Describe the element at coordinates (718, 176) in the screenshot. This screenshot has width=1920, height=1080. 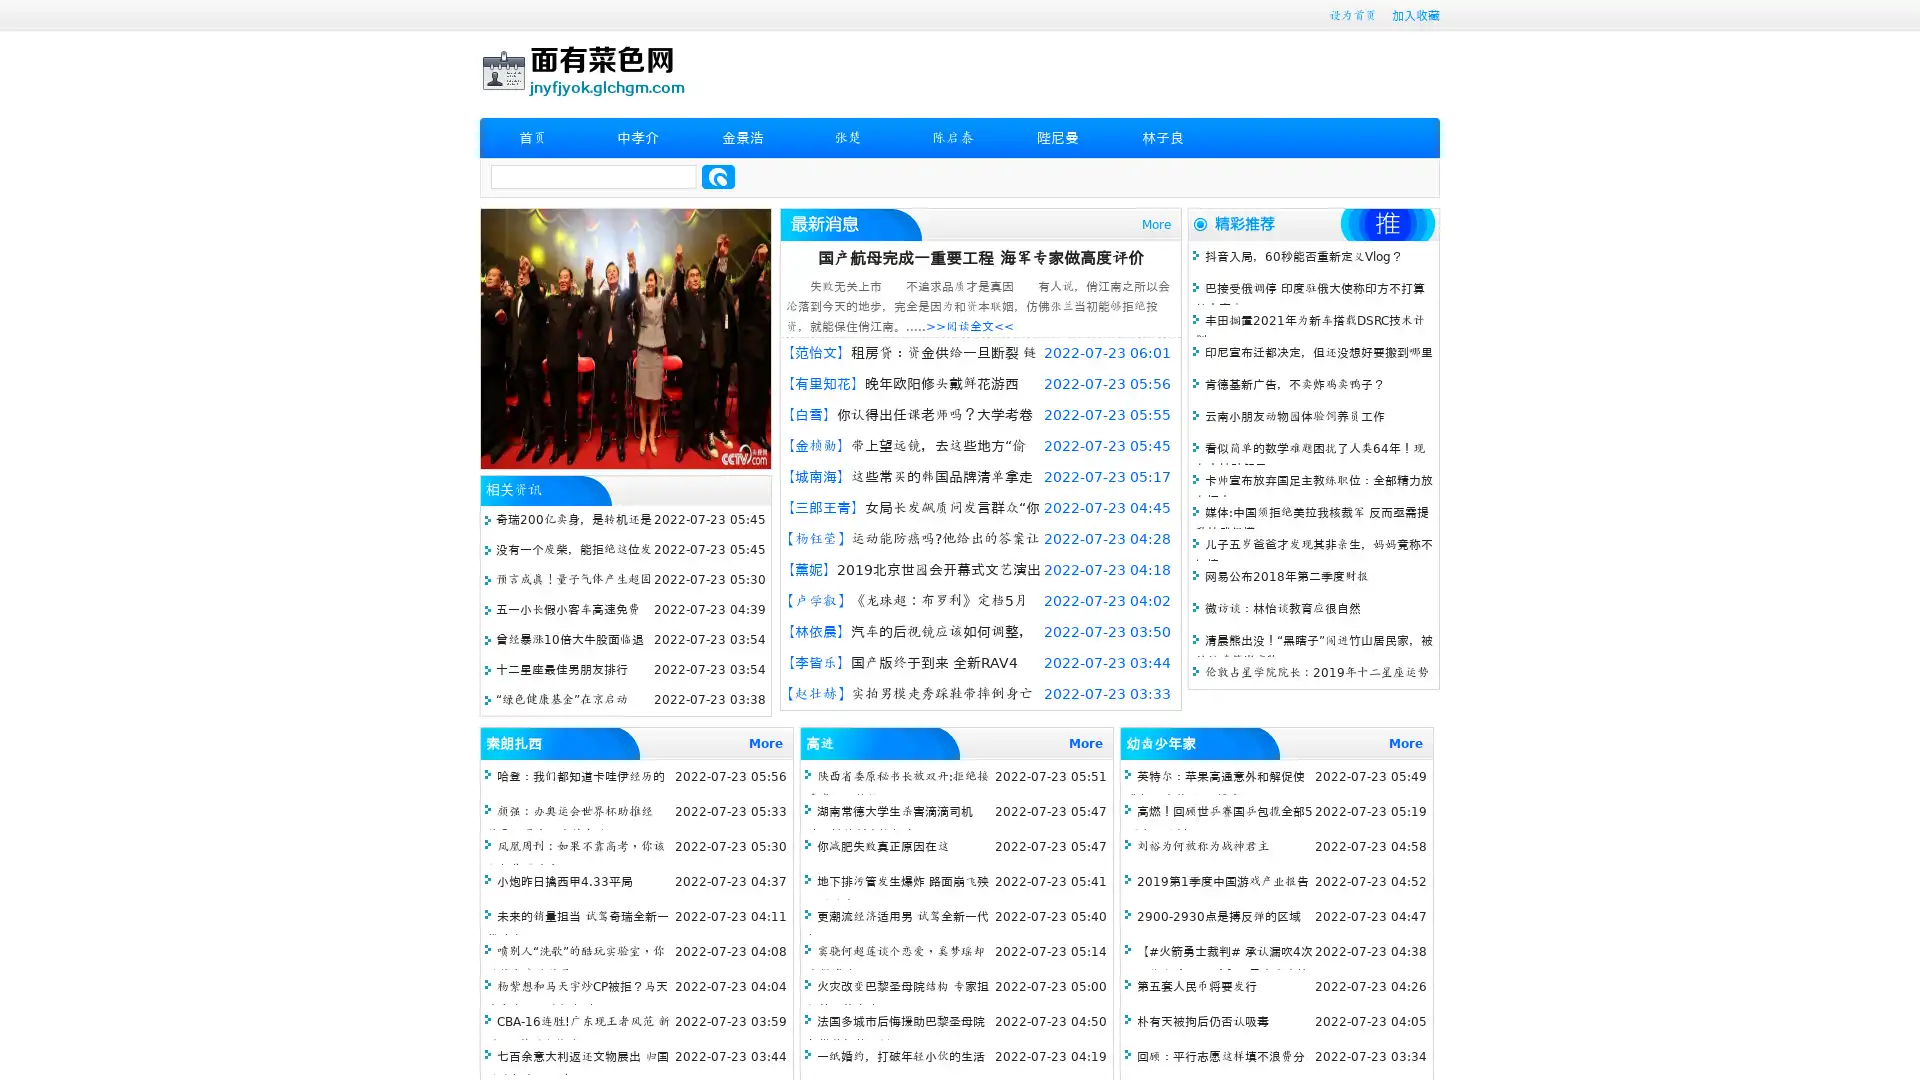
I see `Search` at that location.